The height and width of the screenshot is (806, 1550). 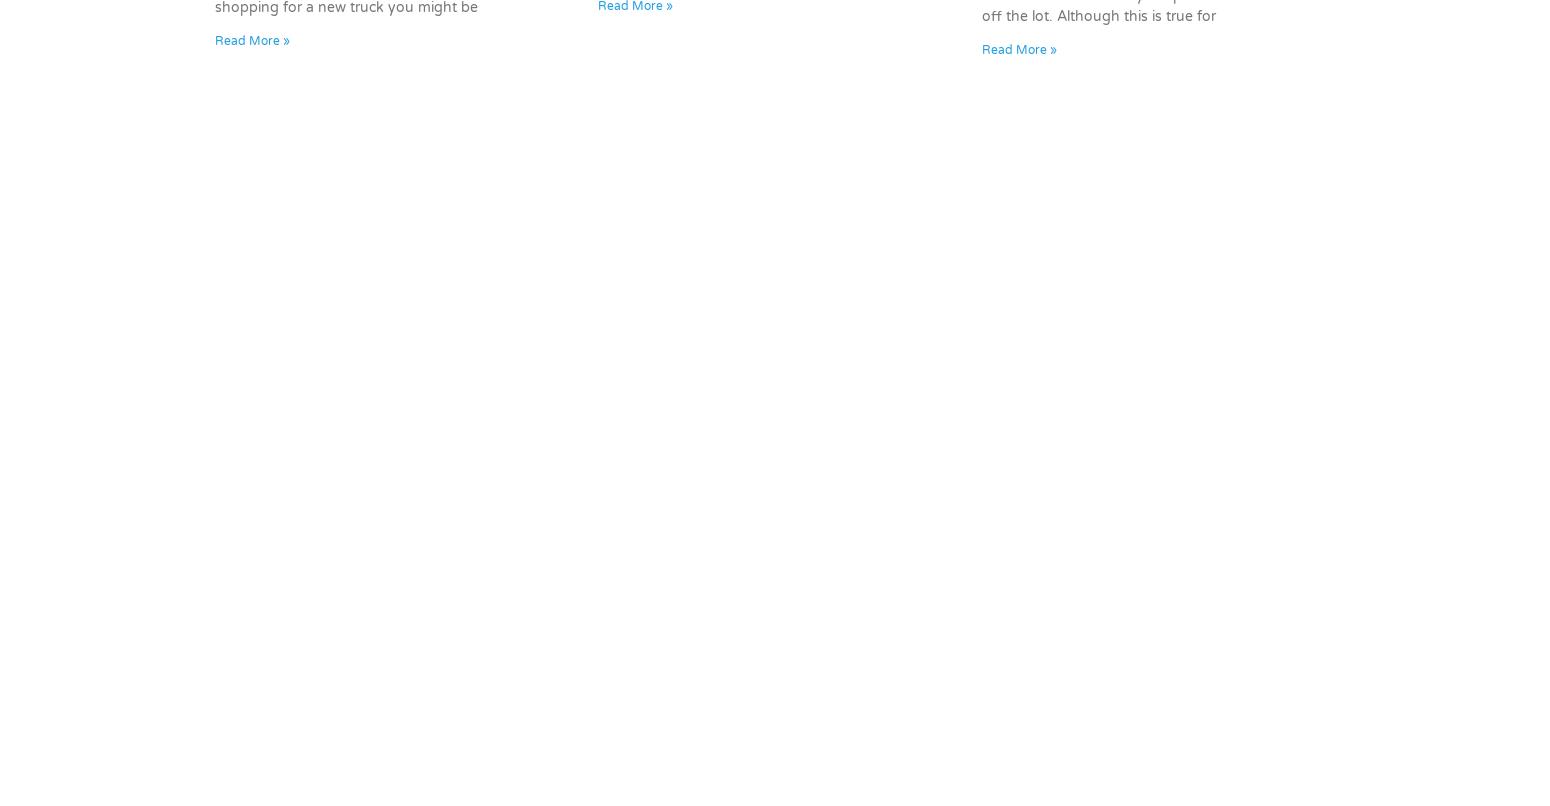 I want to click on 'Hours & Directions', so click(x=1164, y=610).